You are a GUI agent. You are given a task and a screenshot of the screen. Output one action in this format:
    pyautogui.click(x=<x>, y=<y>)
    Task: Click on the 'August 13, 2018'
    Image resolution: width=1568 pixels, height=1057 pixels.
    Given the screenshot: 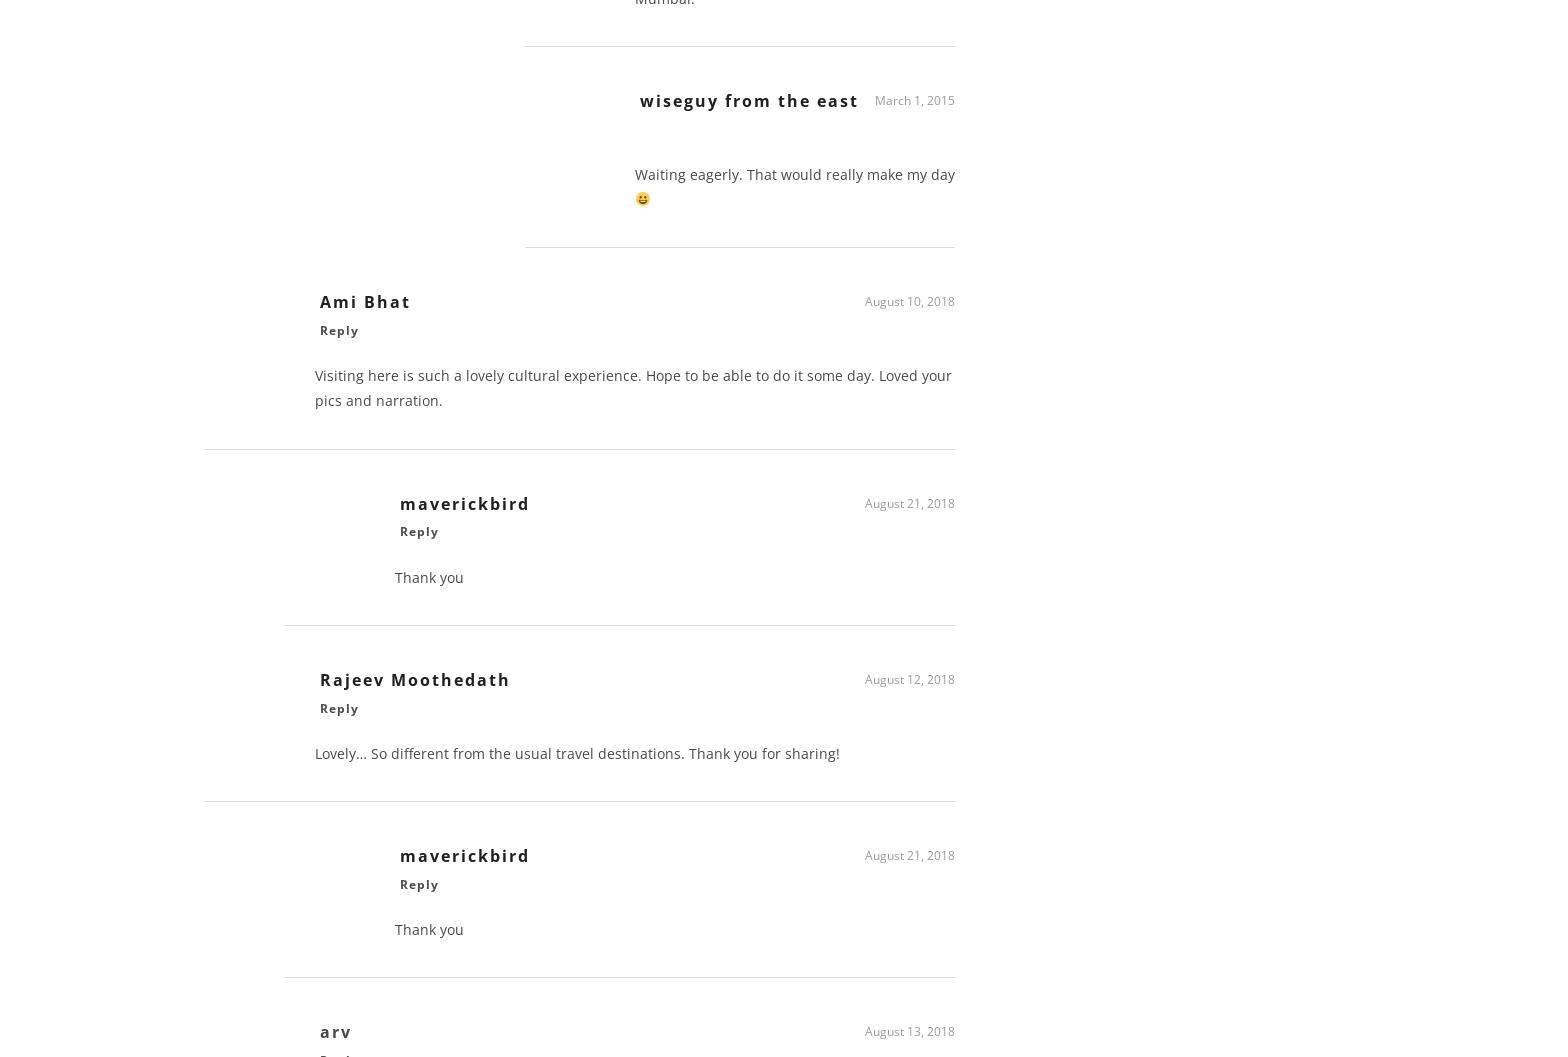 What is the action you would take?
    pyautogui.click(x=910, y=1037)
    